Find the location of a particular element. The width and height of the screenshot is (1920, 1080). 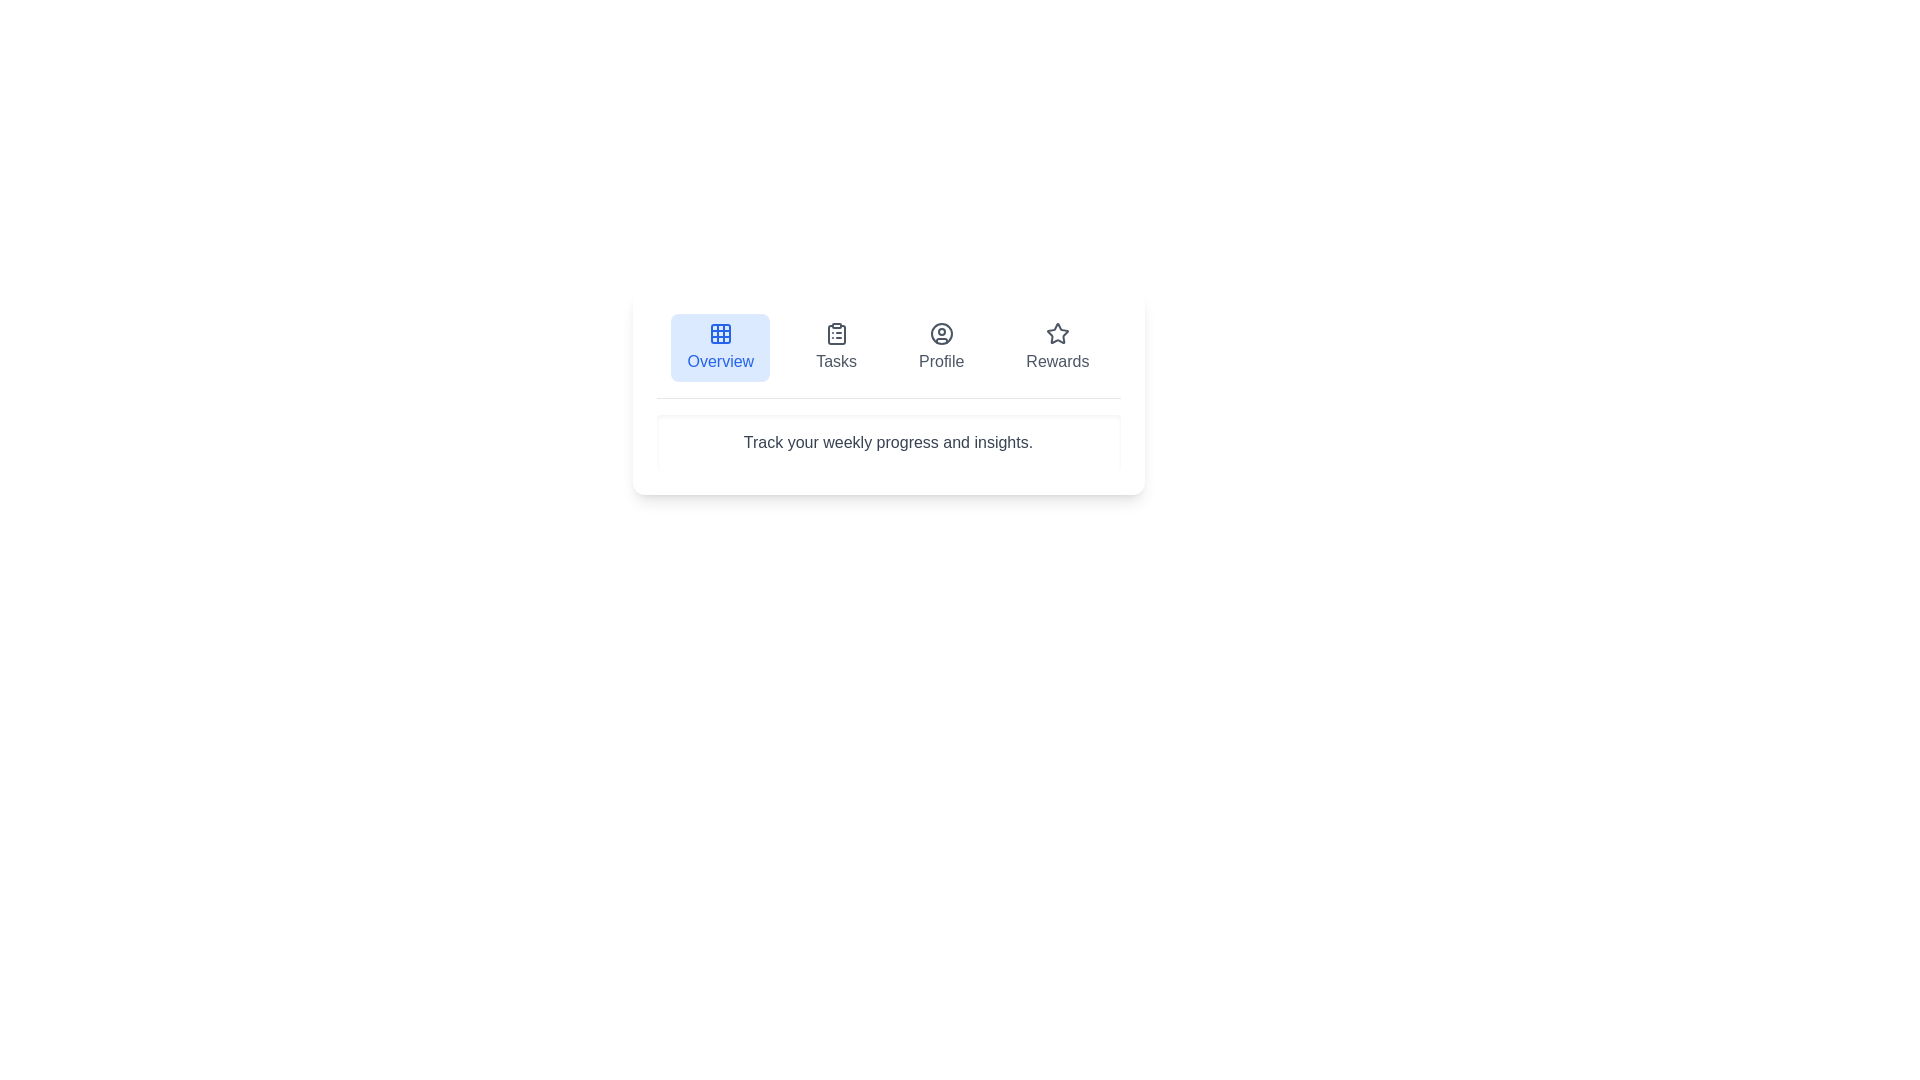

the star-shaped icon with a hollow outline located in the Rewards tab at the top-right of the interface is located at coordinates (1056, 332).